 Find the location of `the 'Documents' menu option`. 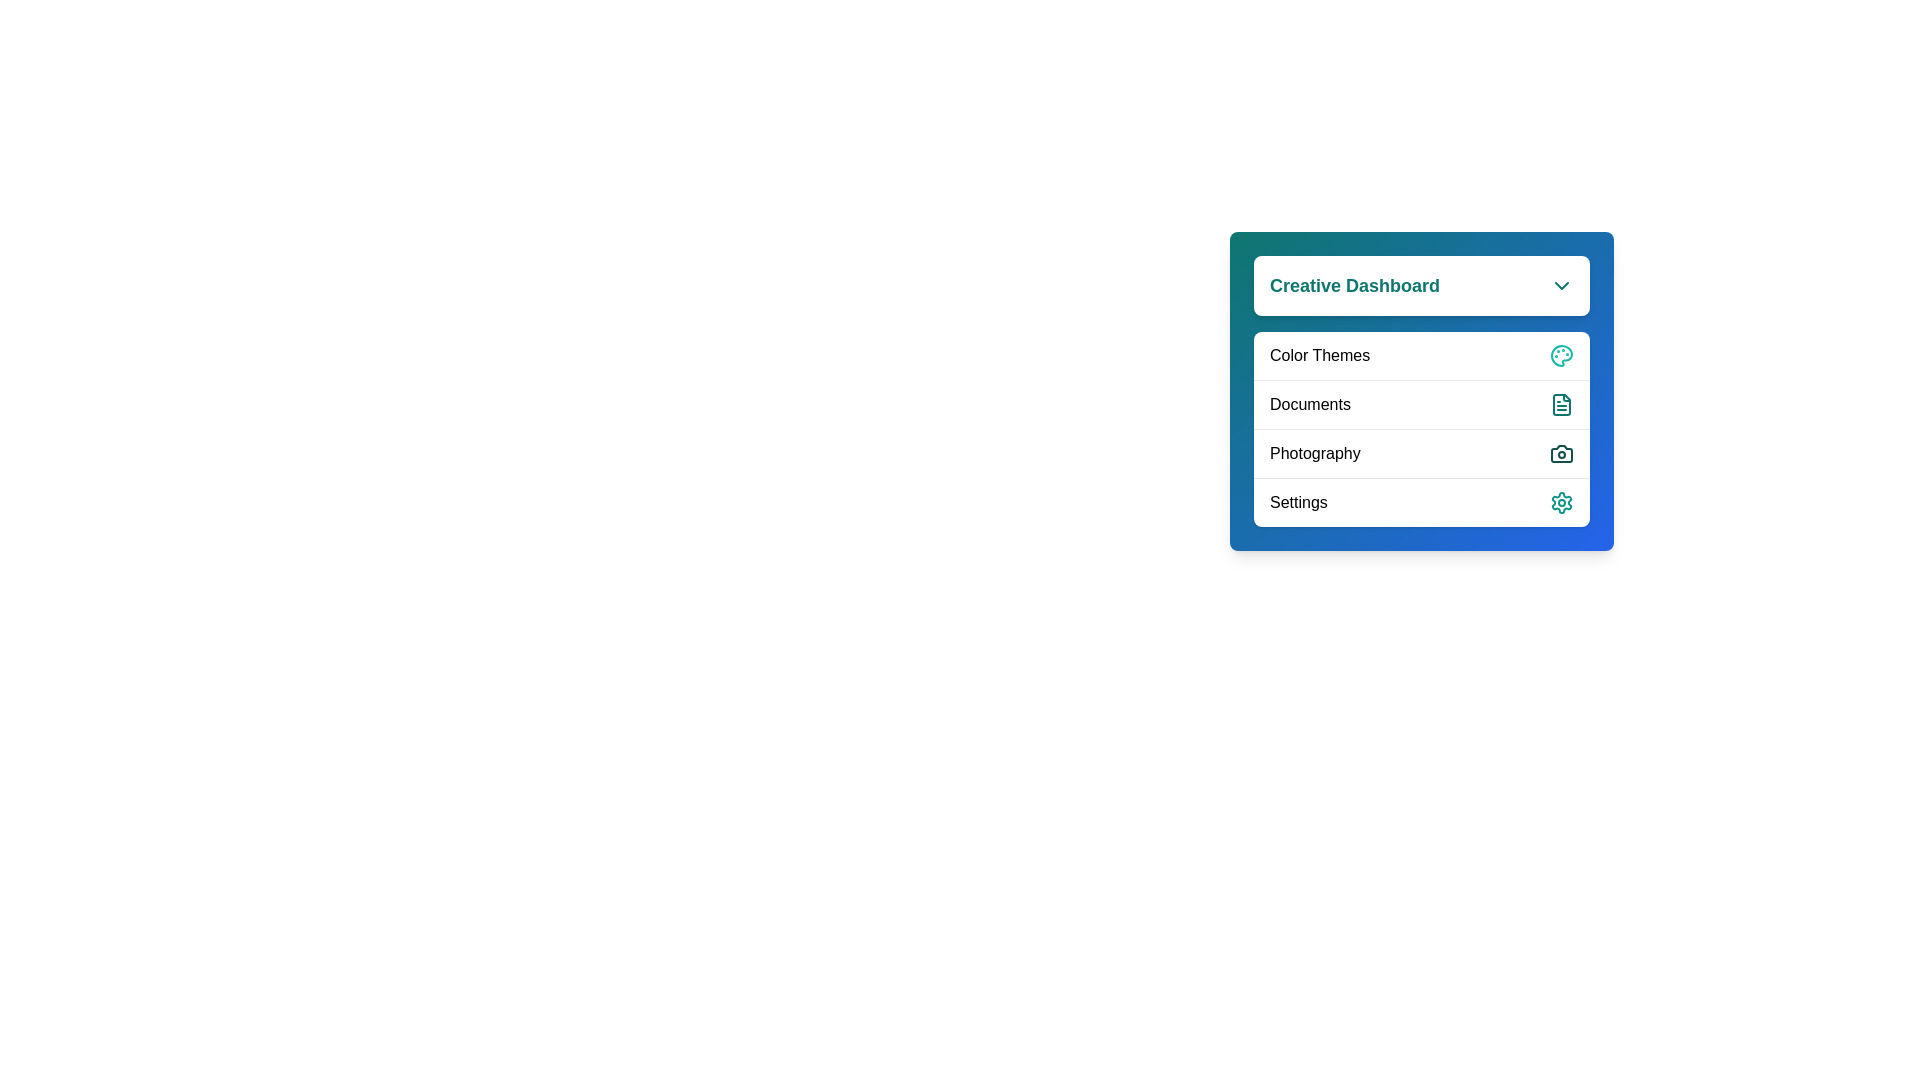

the 'Documents' menu option is located at coordinates (1420, 404).